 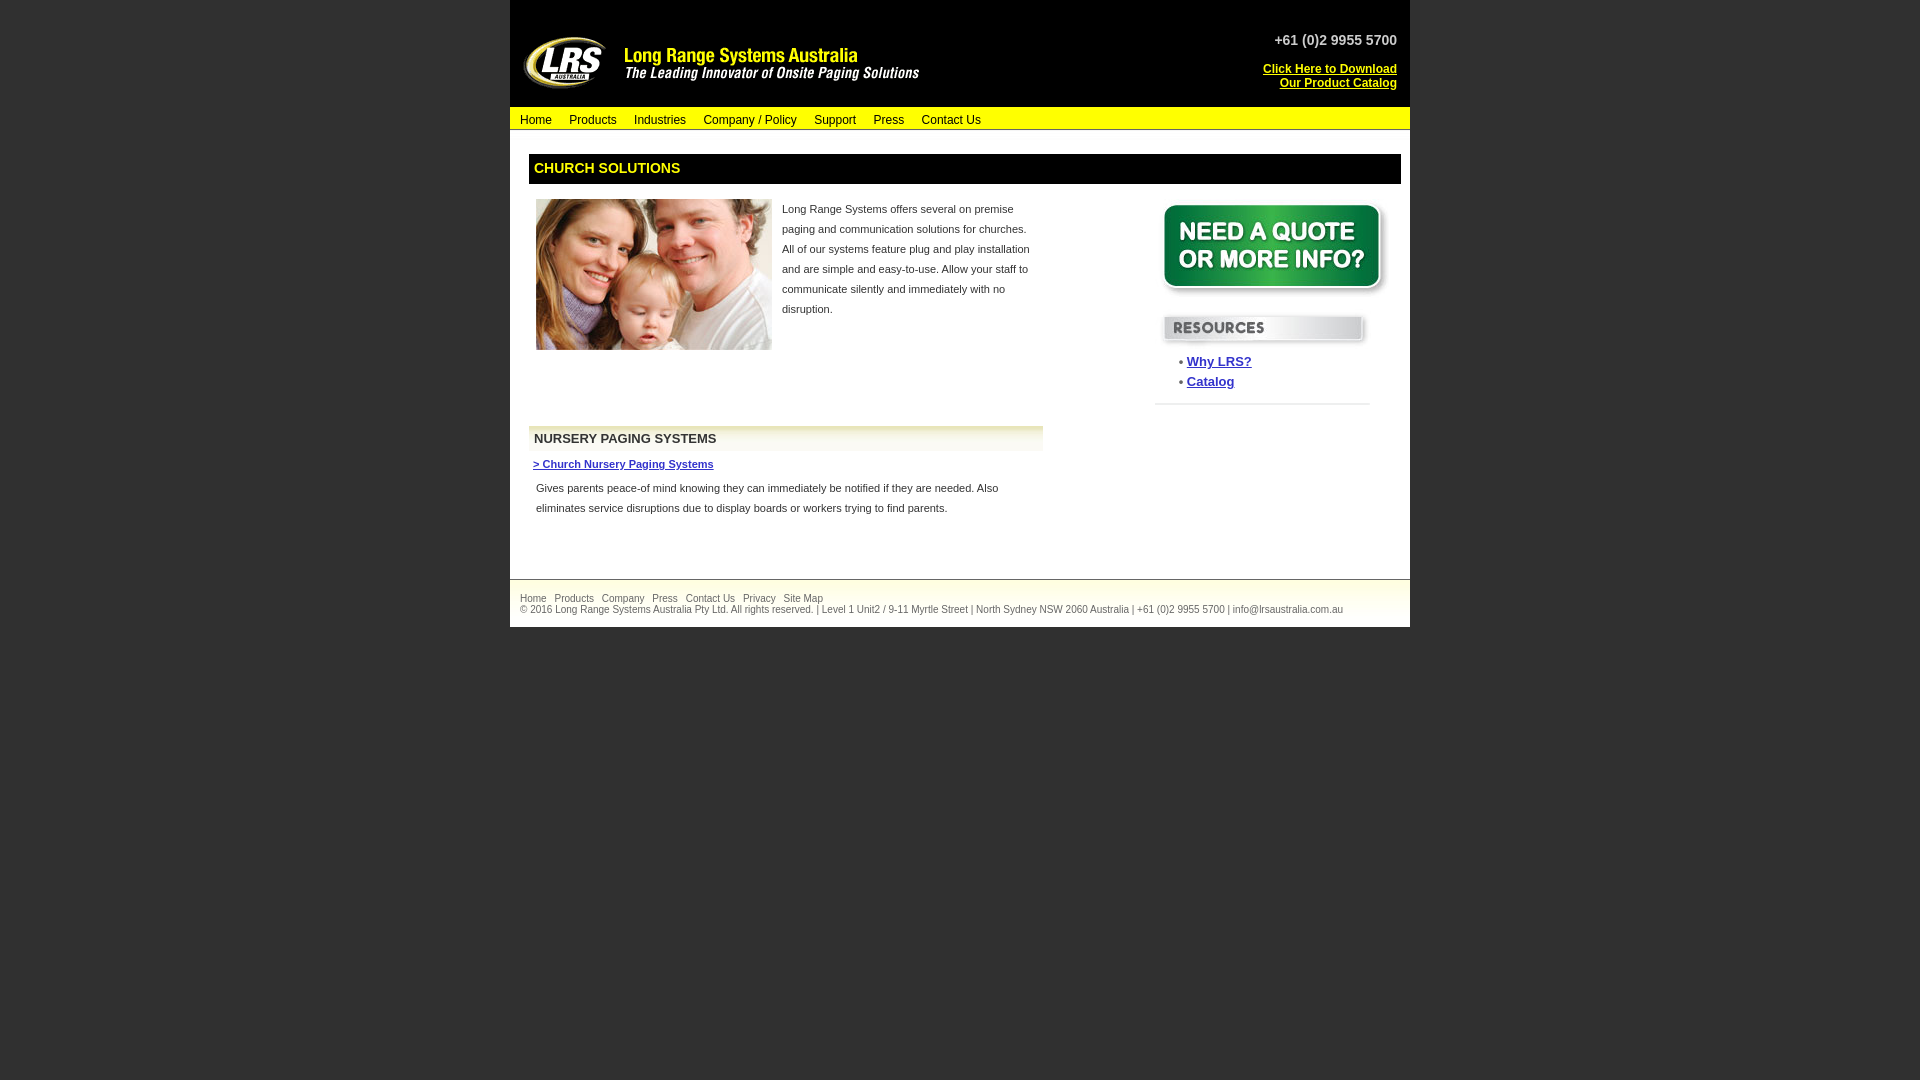 I want to click on 'Company', so click(x=624, y=596).